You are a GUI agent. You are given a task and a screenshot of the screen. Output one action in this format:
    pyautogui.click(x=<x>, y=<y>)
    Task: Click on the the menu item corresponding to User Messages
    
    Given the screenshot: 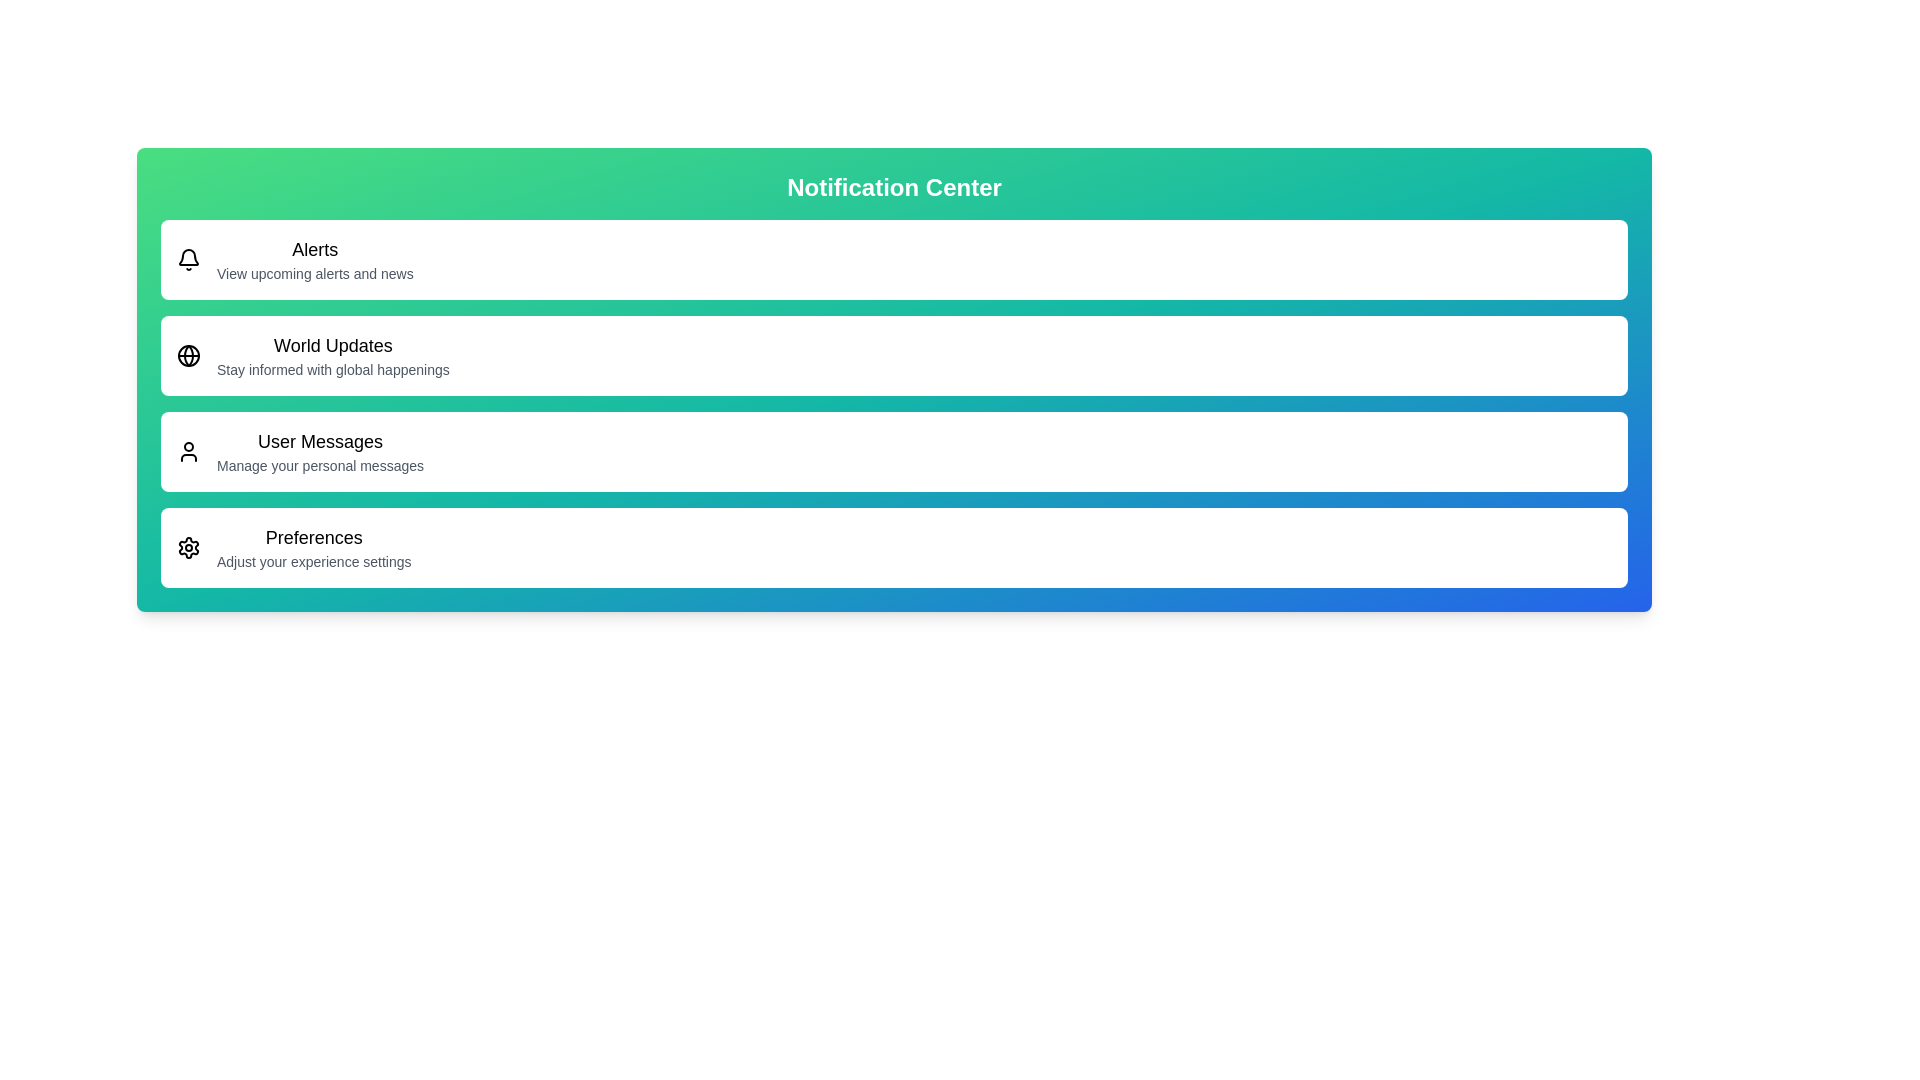 What is the action you would take?
    pyautogui.click(x=893, y=451)
    